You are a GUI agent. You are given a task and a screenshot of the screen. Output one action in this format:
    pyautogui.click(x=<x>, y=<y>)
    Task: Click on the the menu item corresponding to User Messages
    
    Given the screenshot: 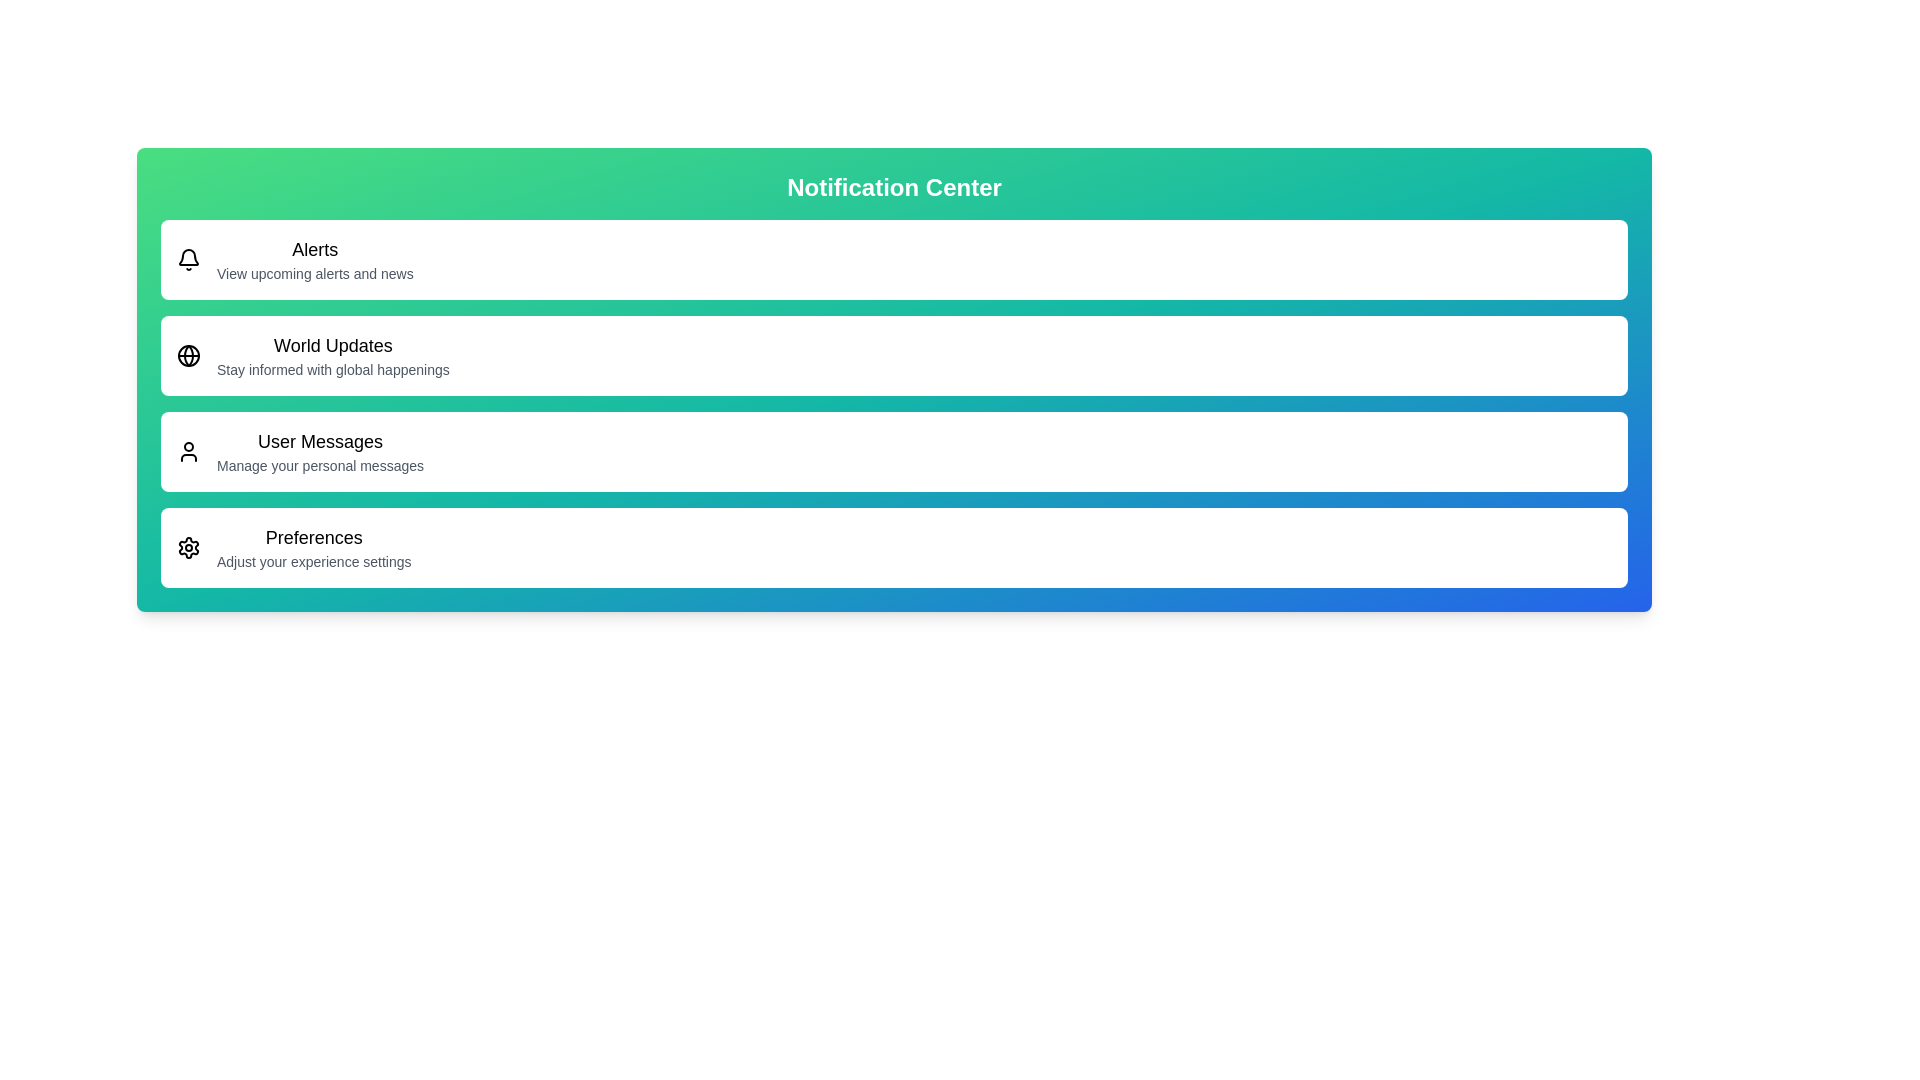 What is the action you would take?
    pyautogui.click(x=893, y=451)
    